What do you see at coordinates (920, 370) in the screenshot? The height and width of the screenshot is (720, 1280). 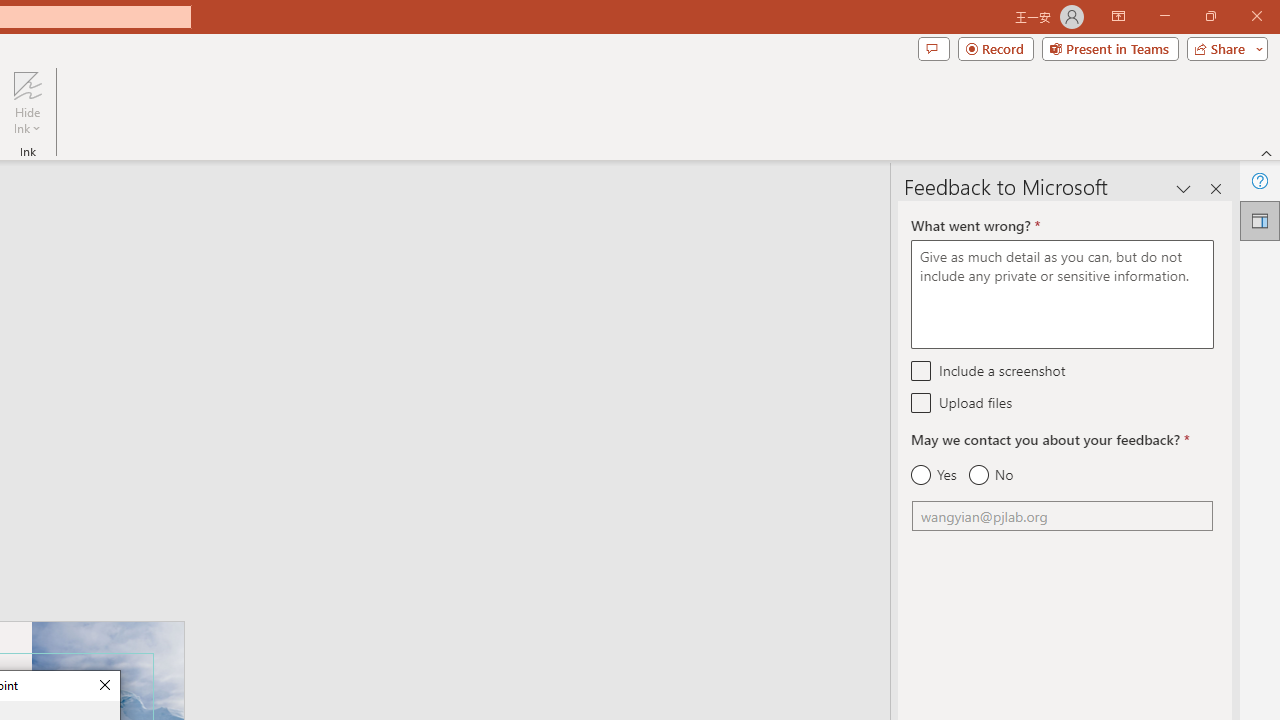 I see `'Include a screenshot'` at bounding box center [920, 370].